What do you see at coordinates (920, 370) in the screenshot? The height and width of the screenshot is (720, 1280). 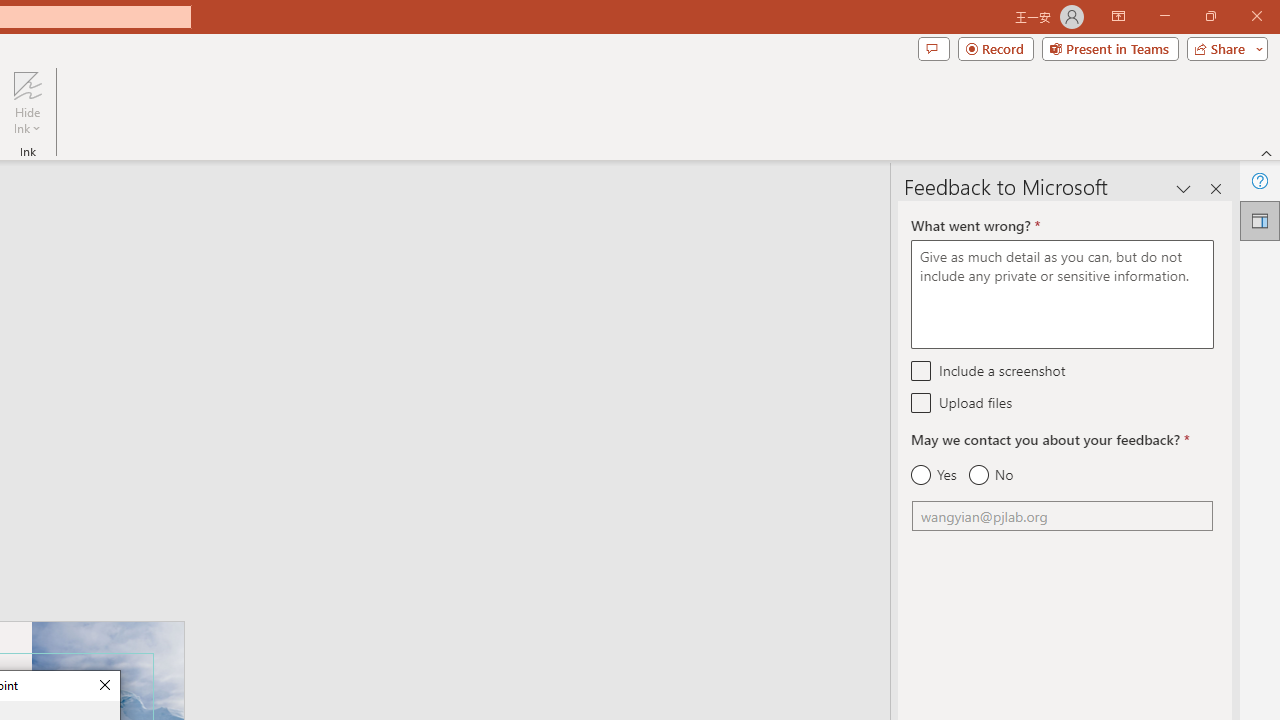 I see `'Include a screenshot'` at bounding box center [920, 370].